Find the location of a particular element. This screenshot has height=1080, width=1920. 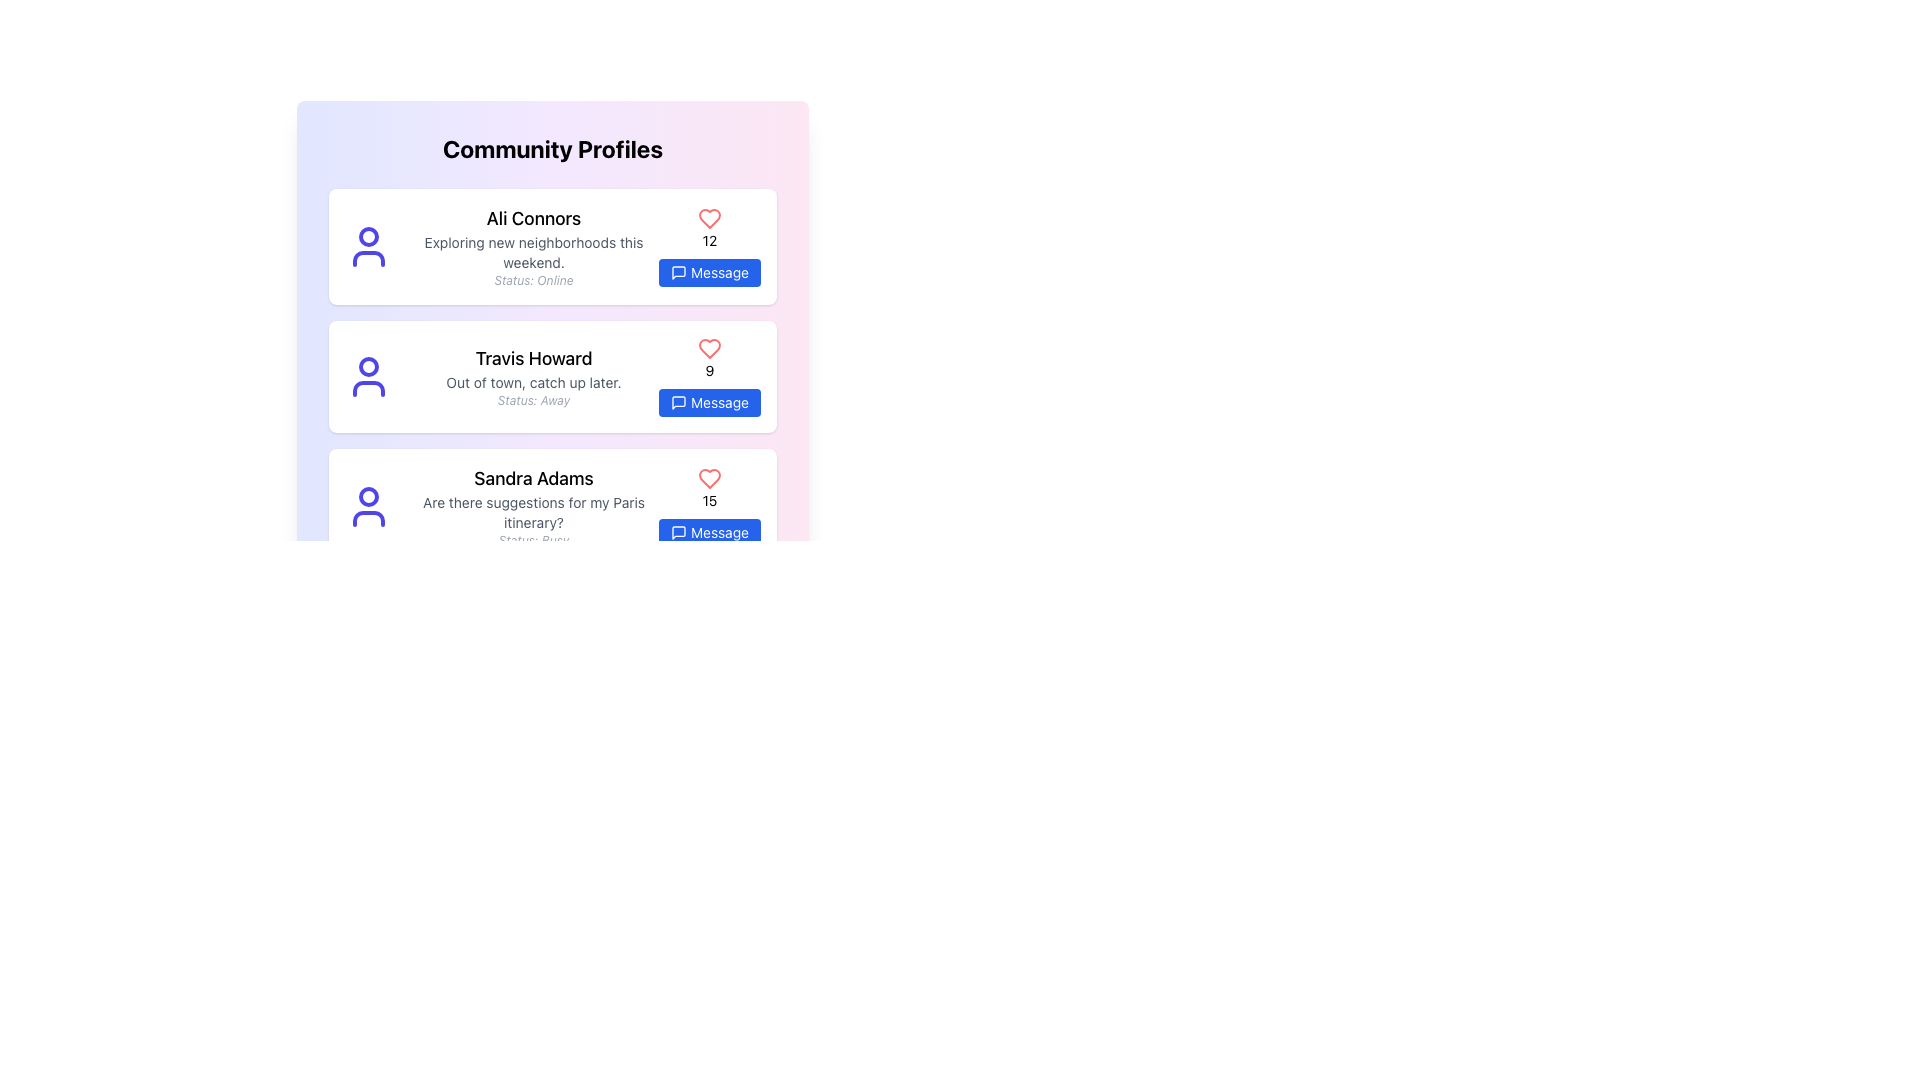

the user avatar icon for 'Travis Howard' located in the center of the profile card to the left of the text description is located at coordinates (369, 377).